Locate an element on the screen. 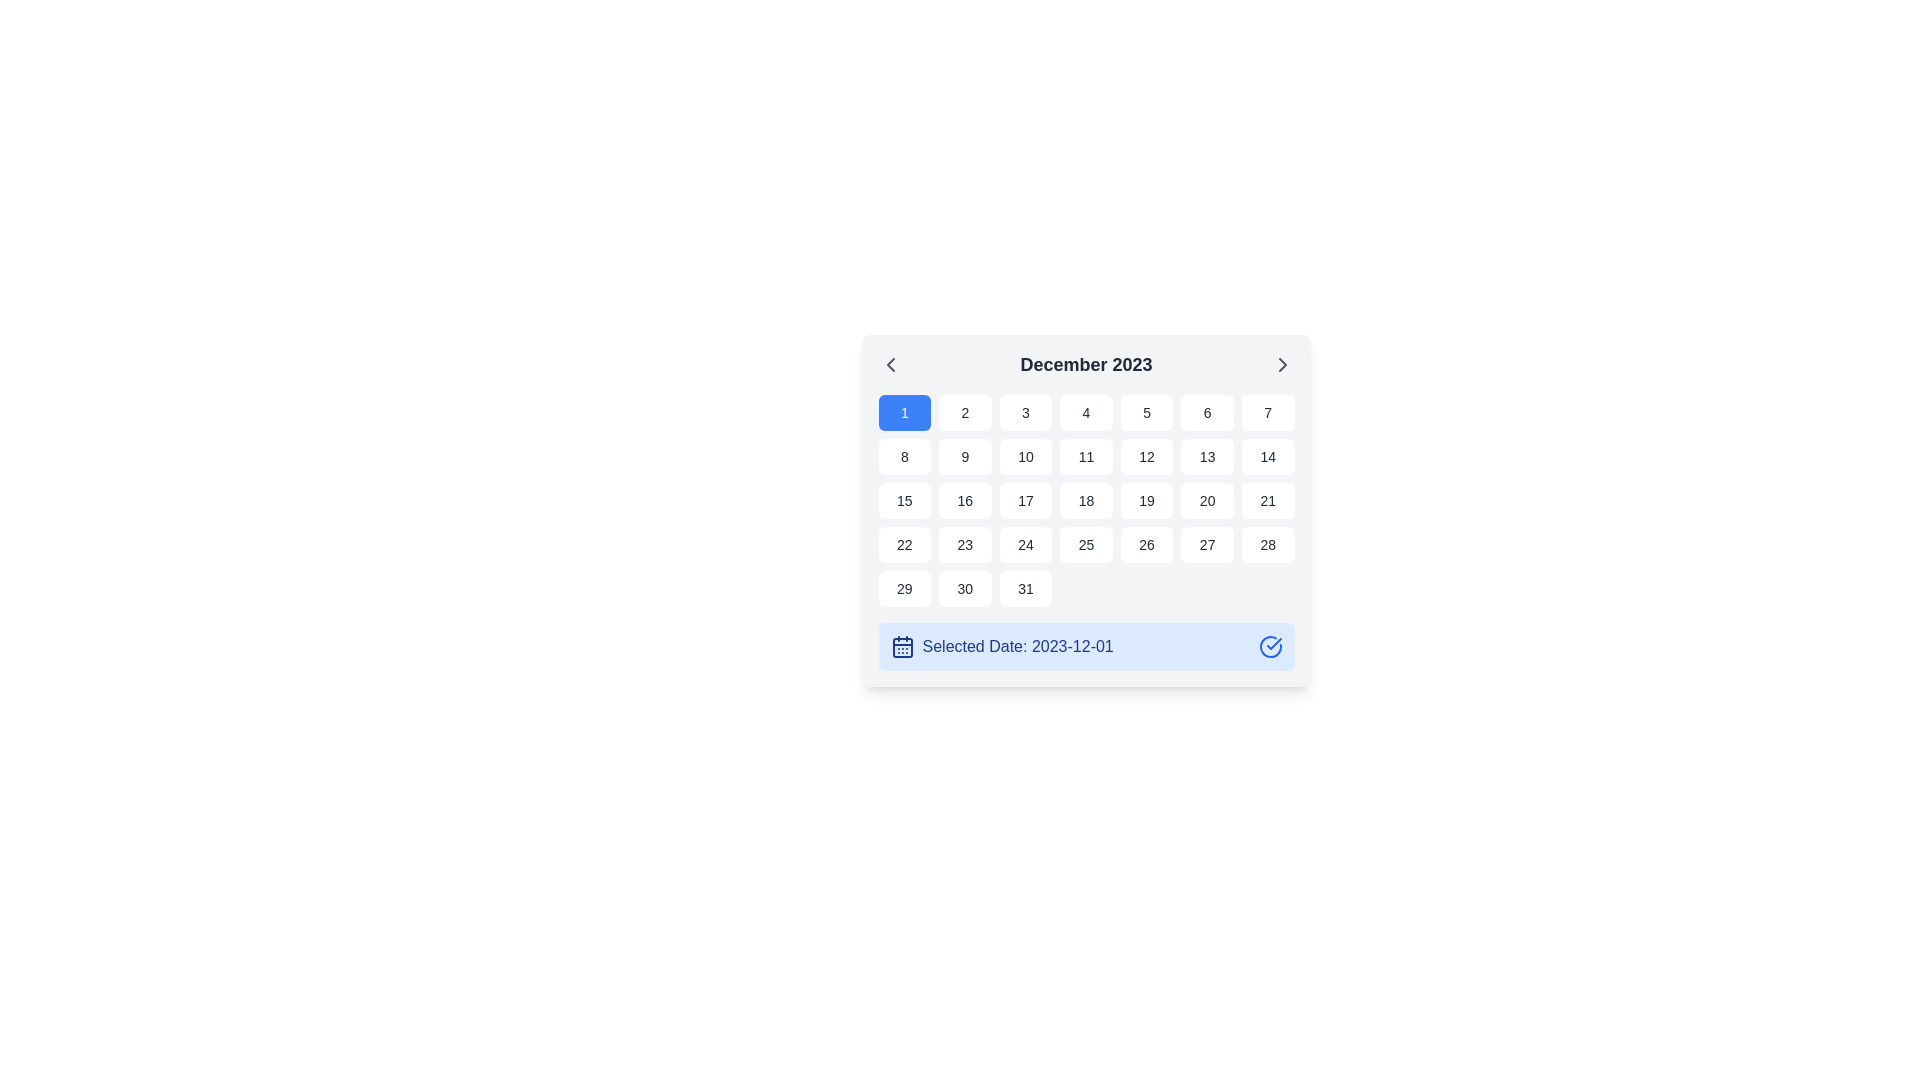 The image size is (1920, 1080). the rounded rectangular button displaying the number '22' in the calendar grid is located at coordinates (903, 544).